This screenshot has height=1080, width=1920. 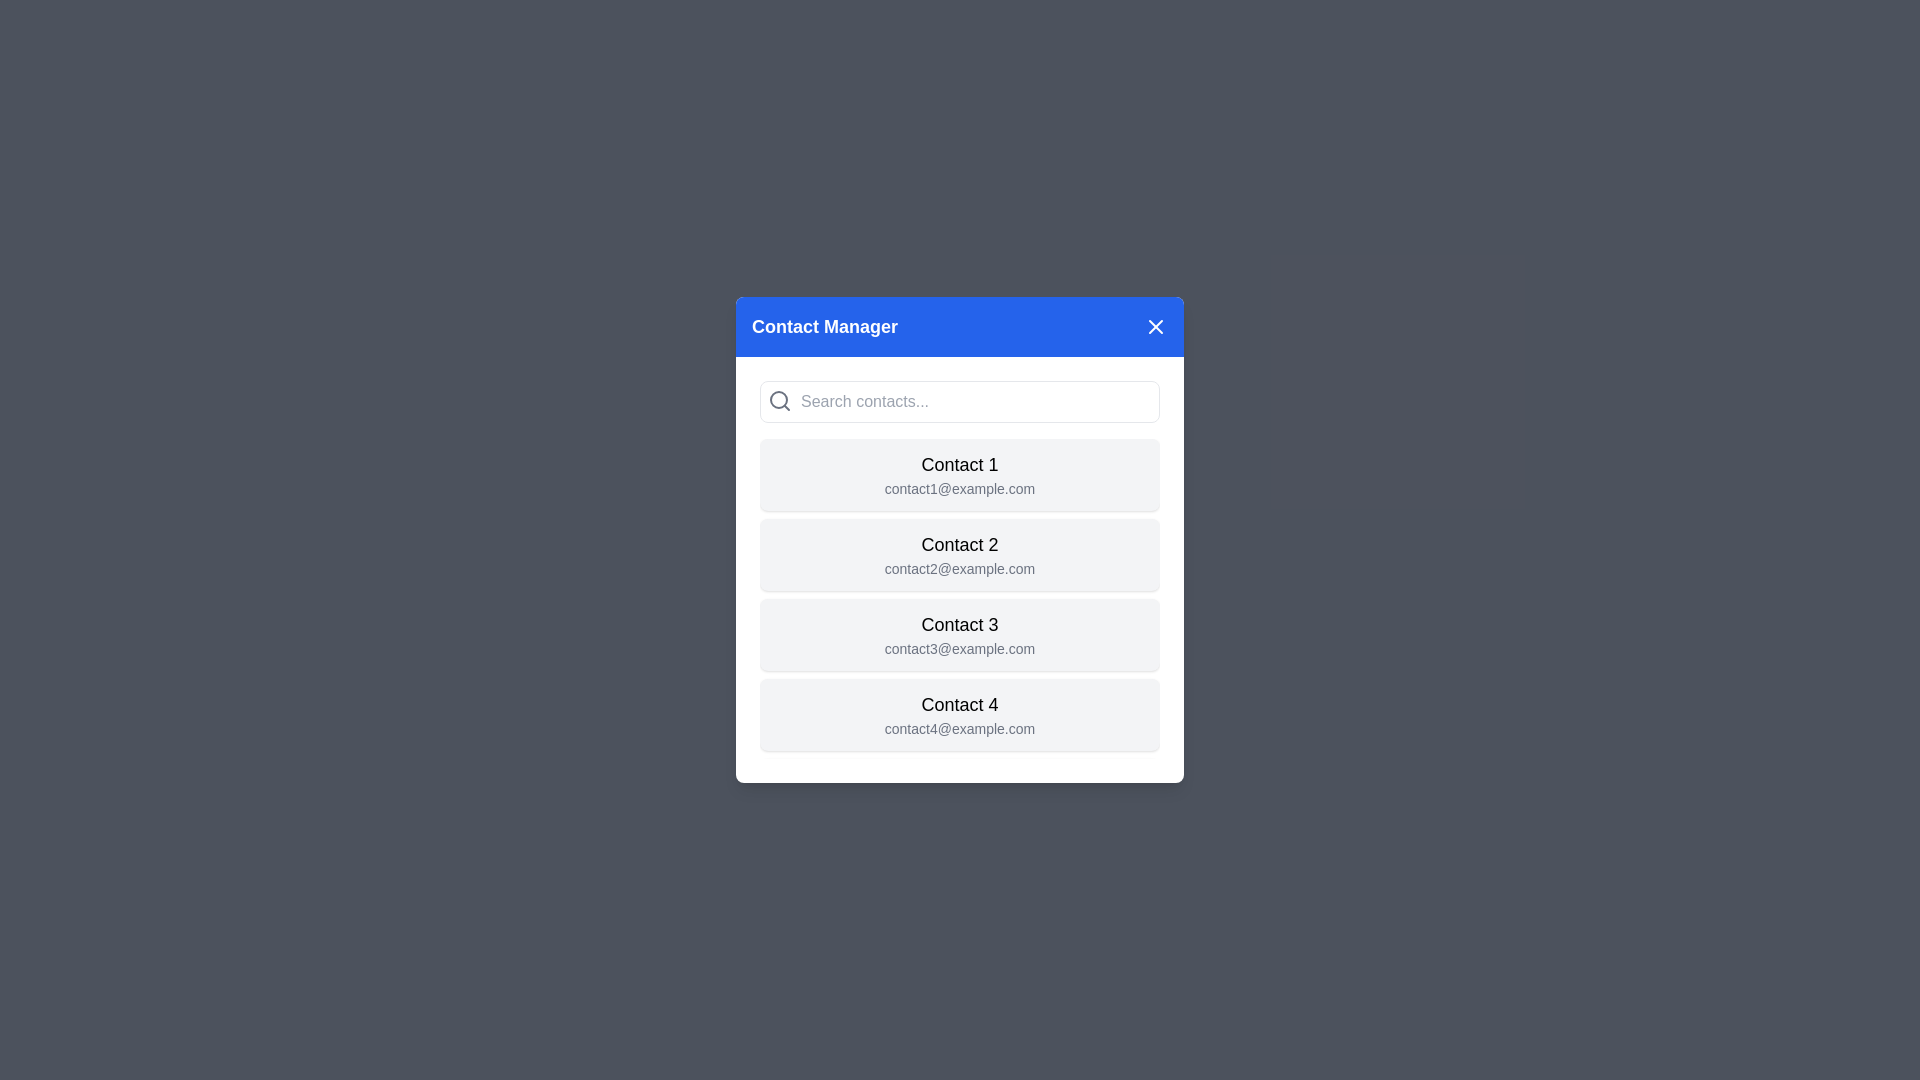 I want to click on the search icon located near the search bar, so click(x=778, y=401).